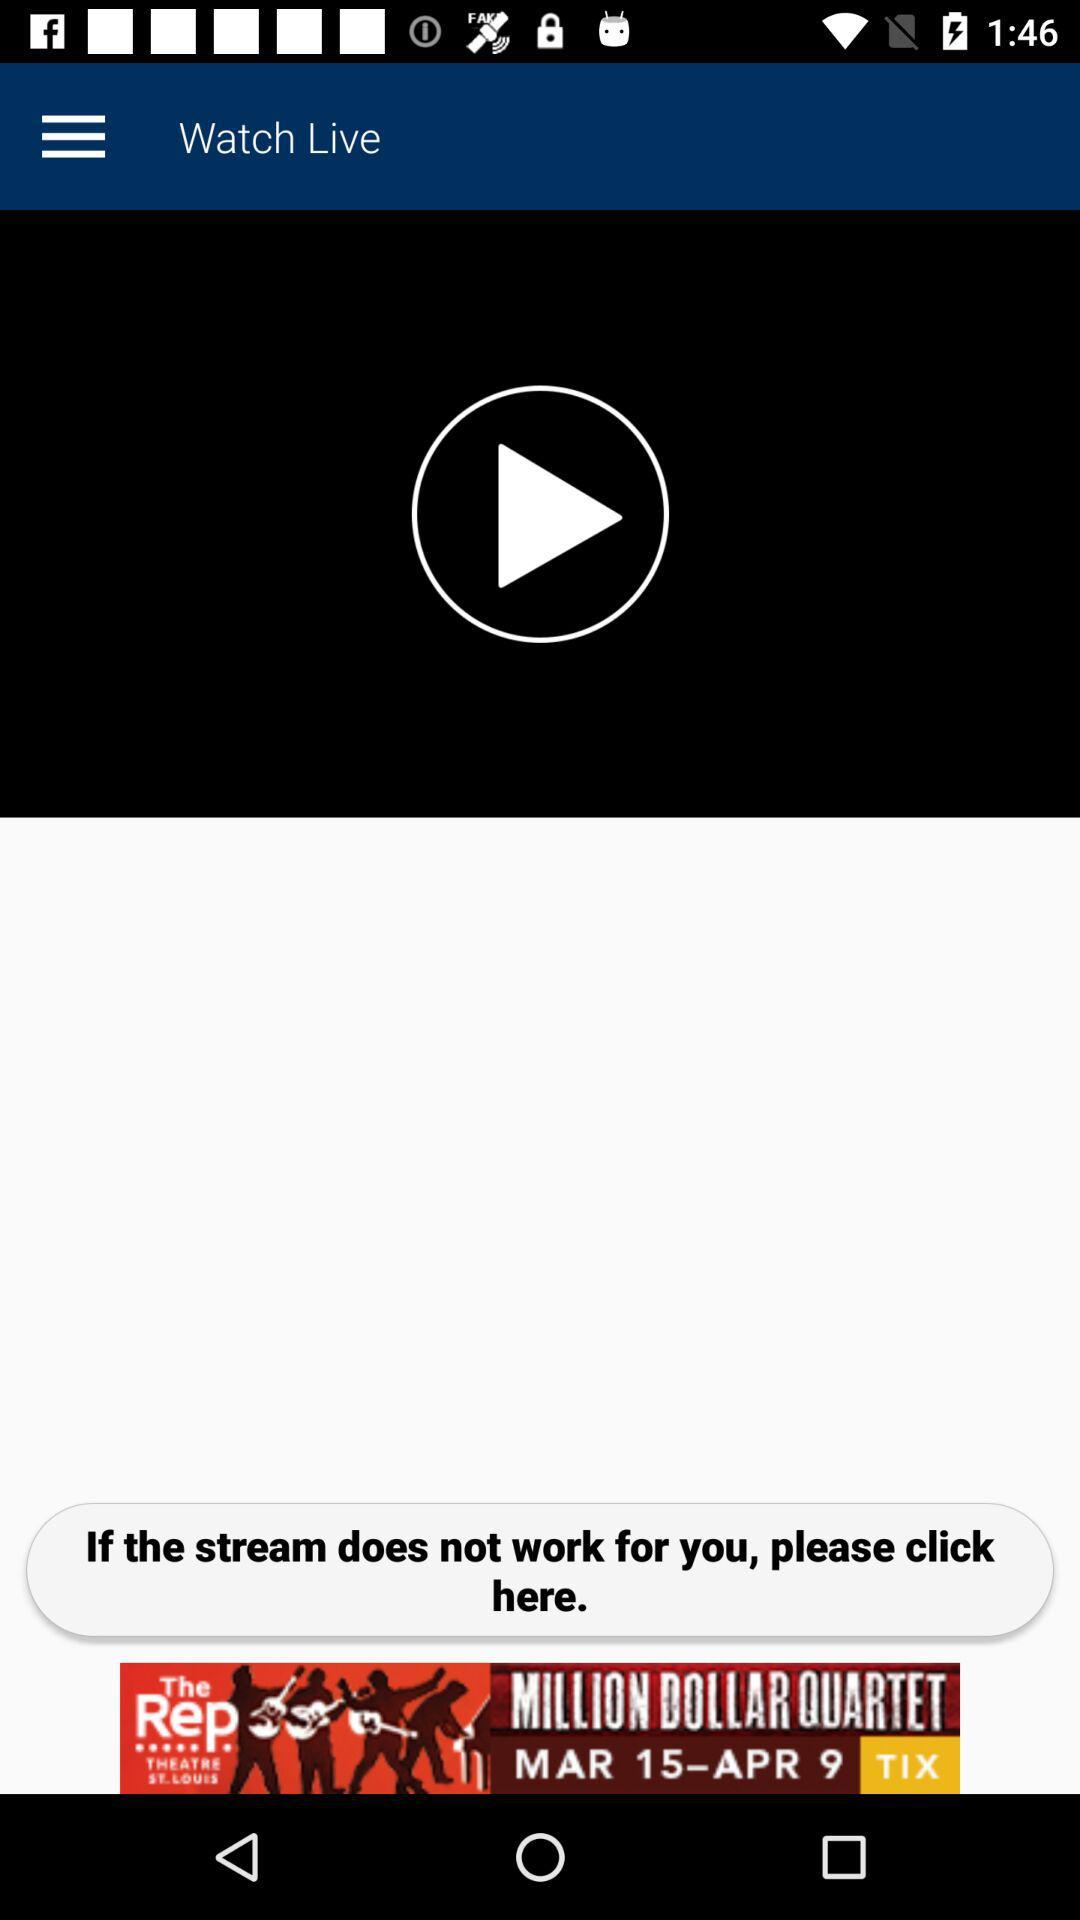 Image resolution: width=1080 pixels, height=1920 pixels. Describe the element at coordinates (72, 135) in the screenshot. I see `the menu icon` at that location.